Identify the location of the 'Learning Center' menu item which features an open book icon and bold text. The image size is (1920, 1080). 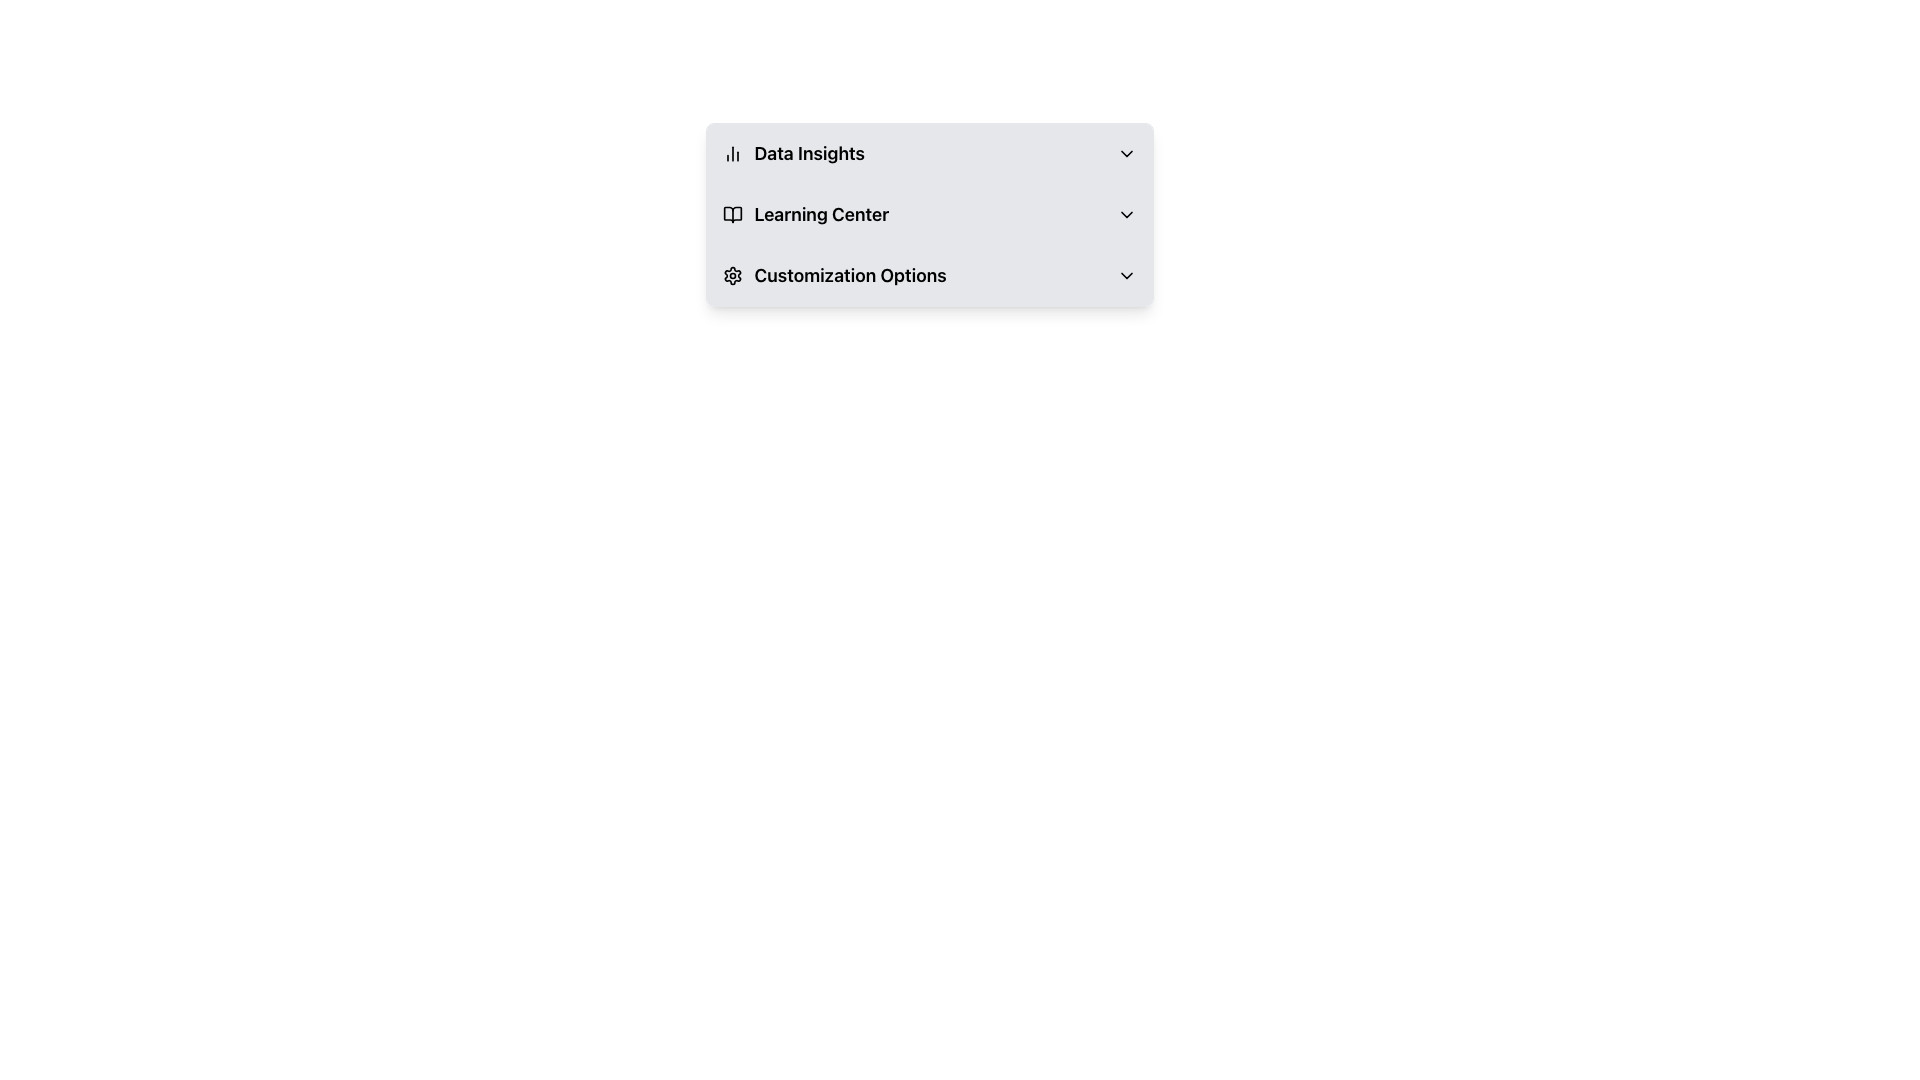
(805, 215).